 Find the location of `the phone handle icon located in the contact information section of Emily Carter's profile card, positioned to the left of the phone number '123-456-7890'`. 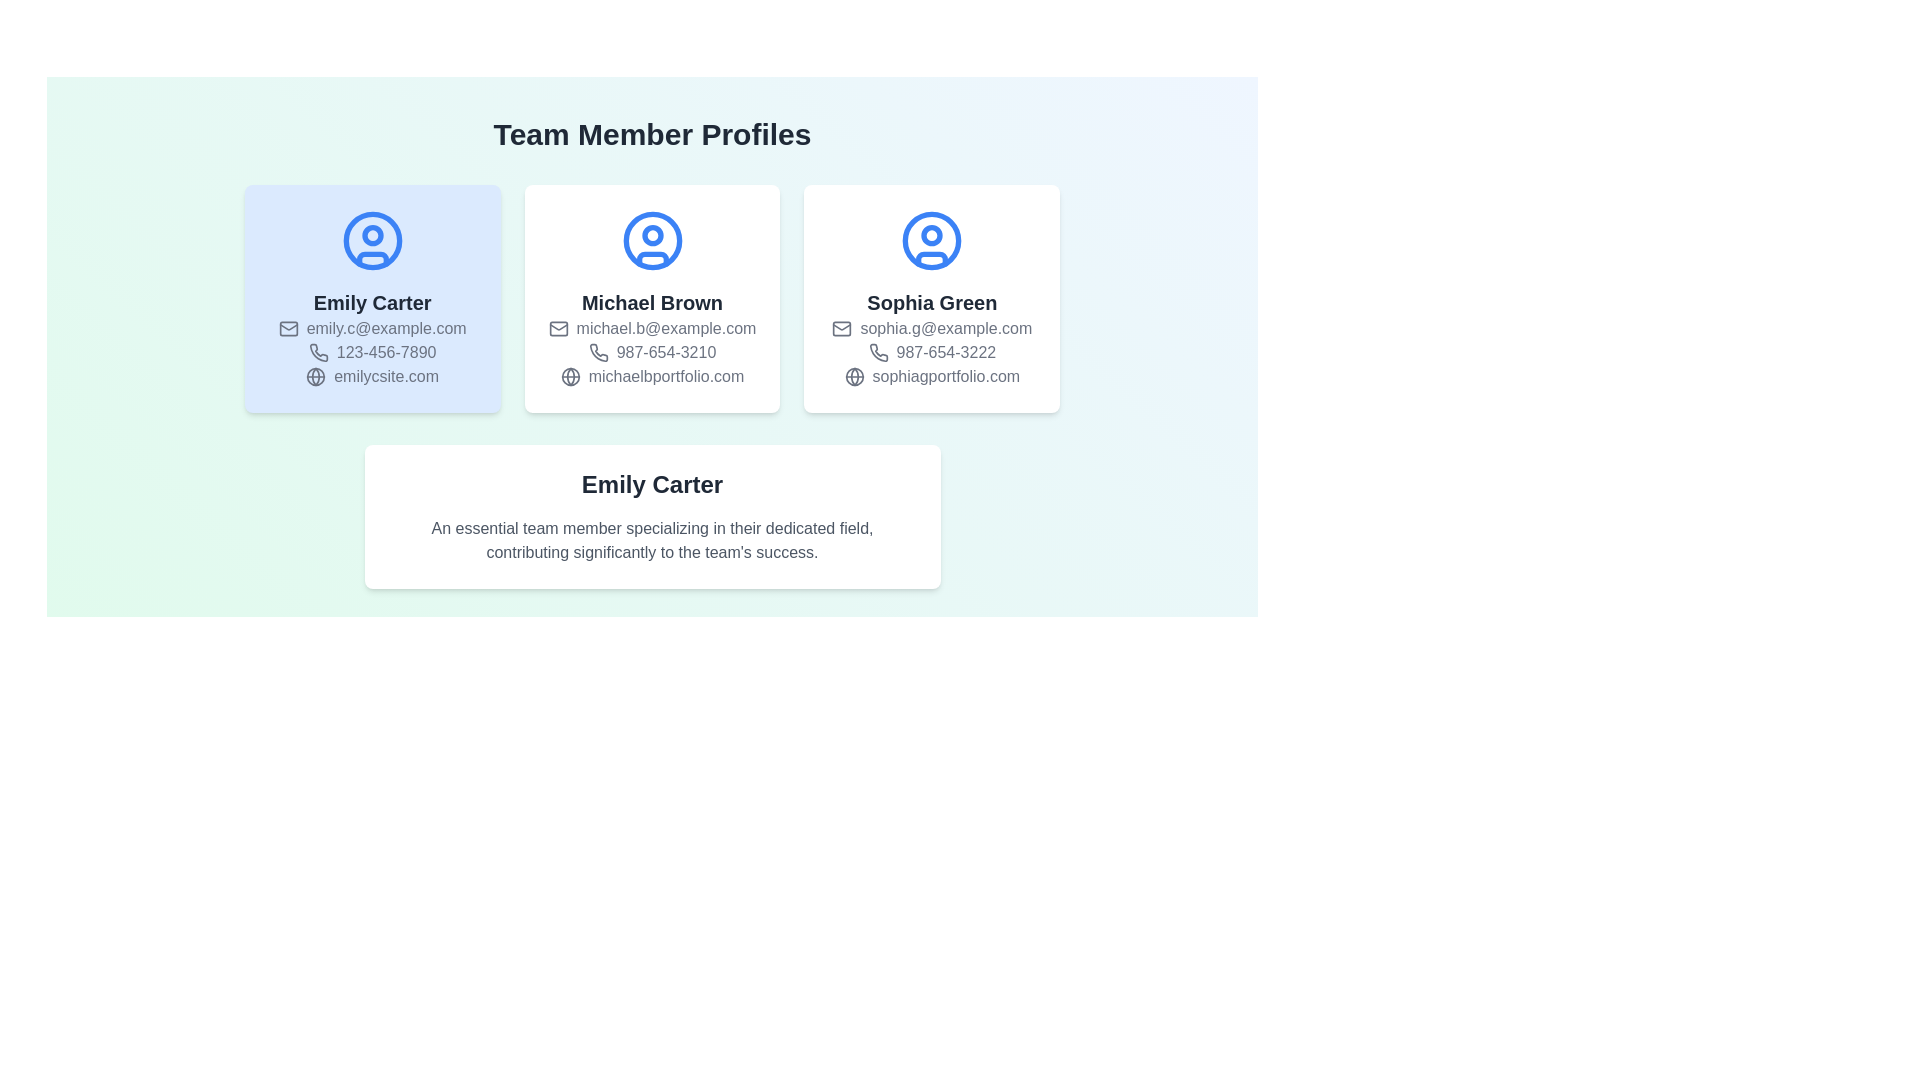

the phone handle icon located in the contact information section of Emily Carter's profile card, positioned to the left of the phone number '123-456-7890' is located at coordinates (317, 352).